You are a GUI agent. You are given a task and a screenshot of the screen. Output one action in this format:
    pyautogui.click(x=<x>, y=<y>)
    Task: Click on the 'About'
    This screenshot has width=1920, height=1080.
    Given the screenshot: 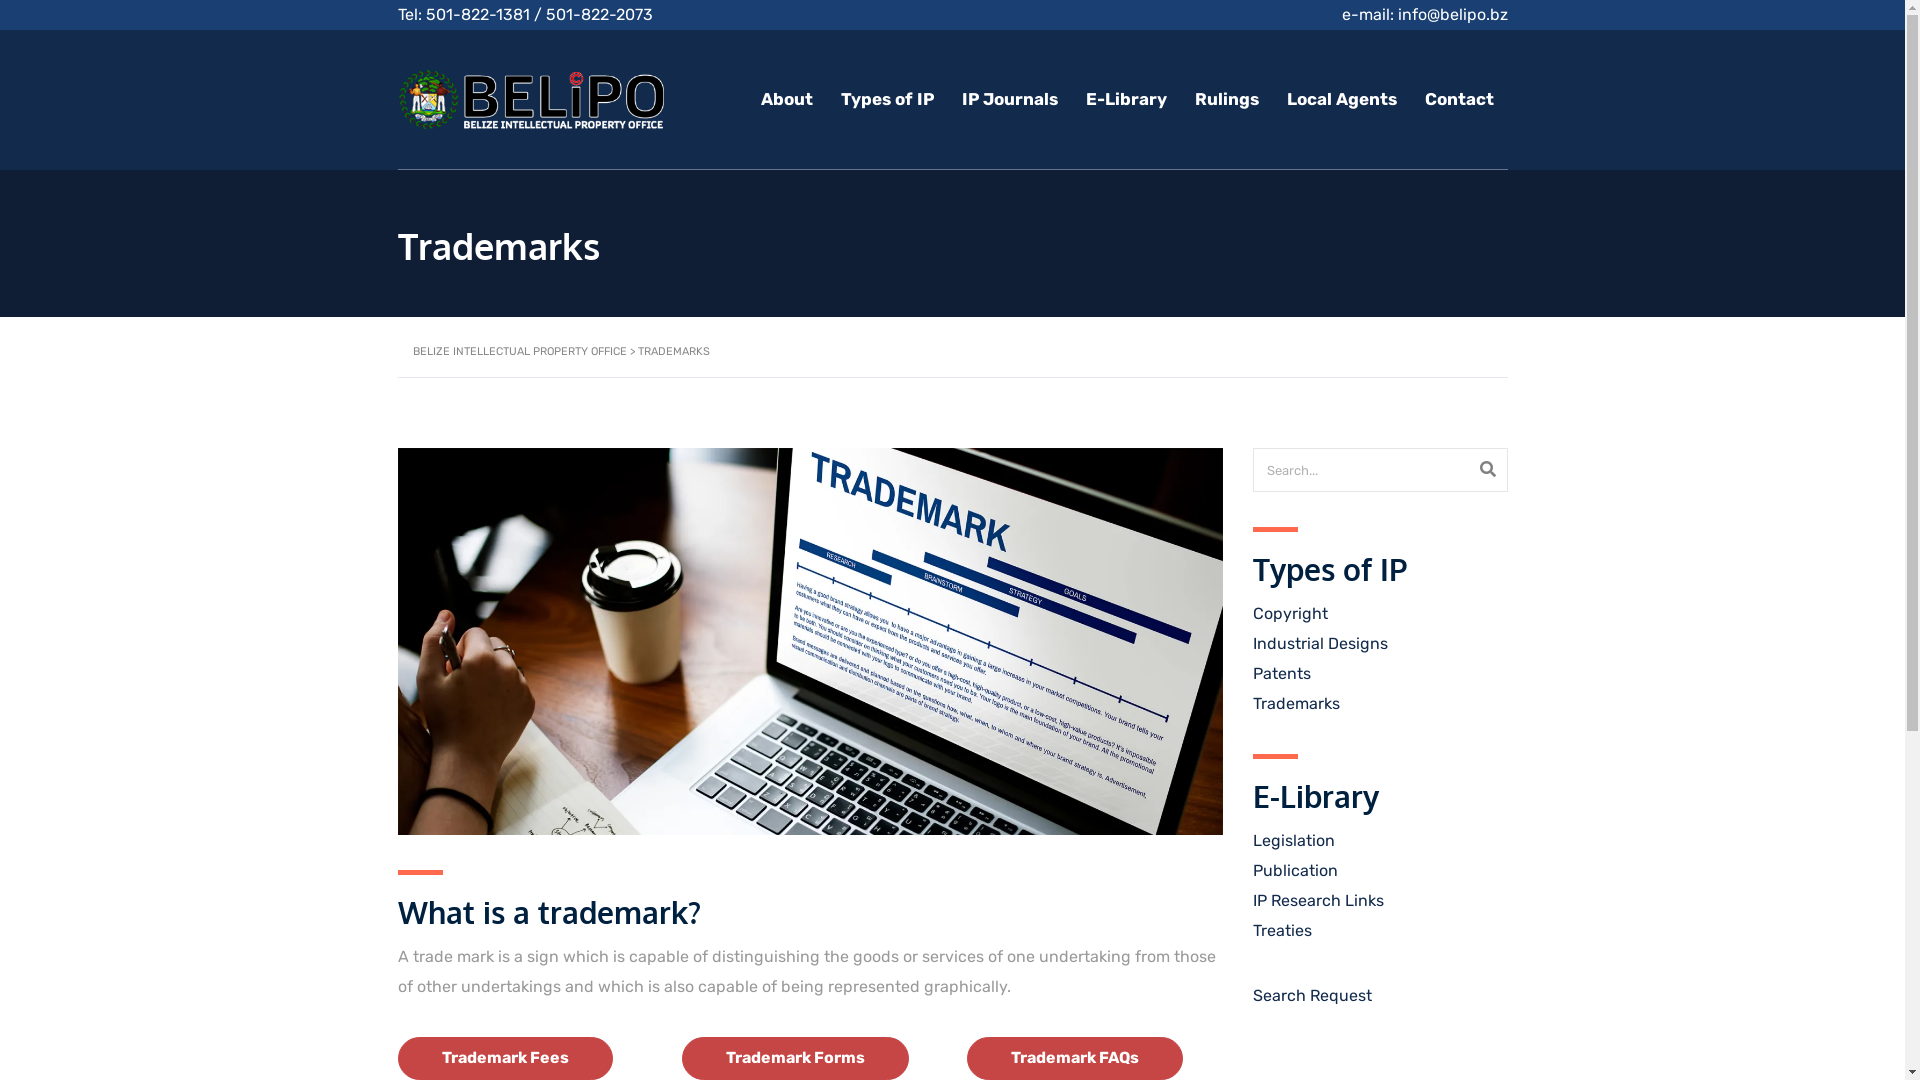 What is the action you would take?
    pyautogui.click(x=785, y=99)
    